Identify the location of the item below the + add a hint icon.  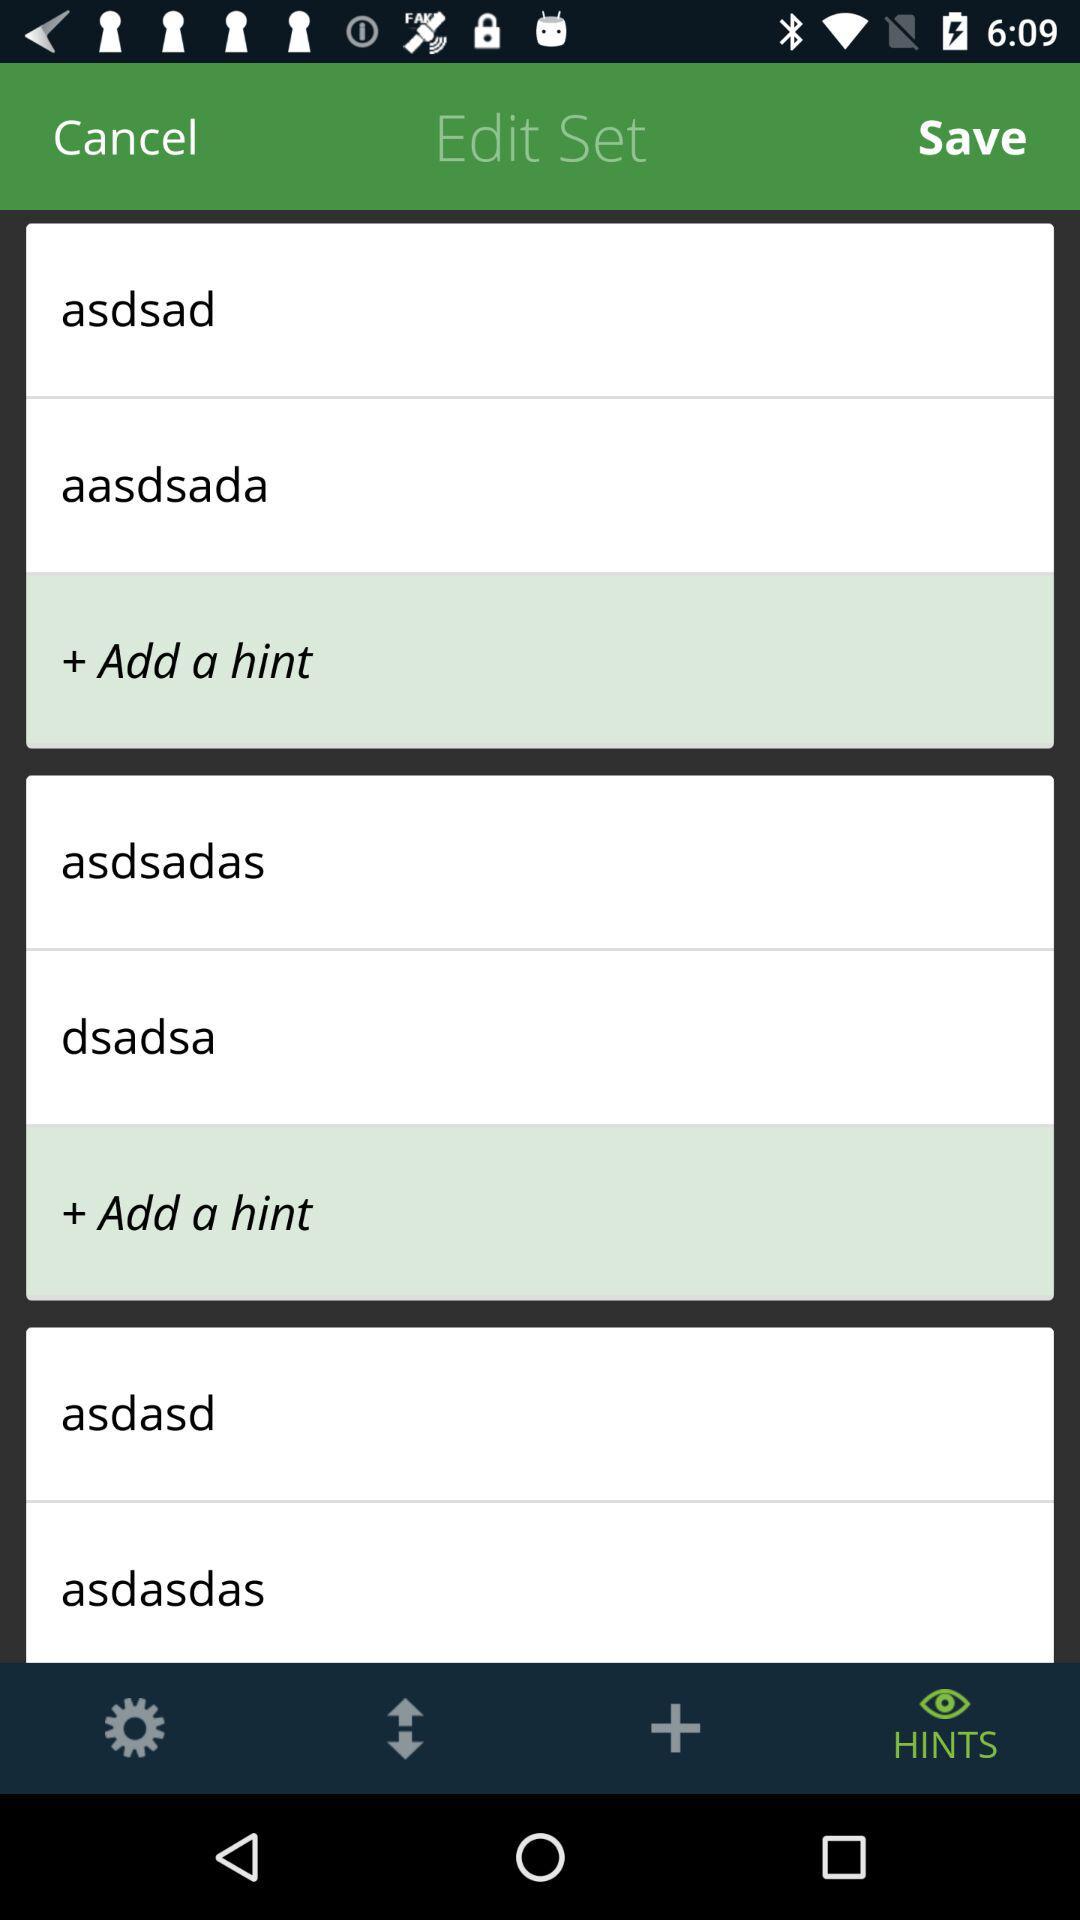
(540, 859).